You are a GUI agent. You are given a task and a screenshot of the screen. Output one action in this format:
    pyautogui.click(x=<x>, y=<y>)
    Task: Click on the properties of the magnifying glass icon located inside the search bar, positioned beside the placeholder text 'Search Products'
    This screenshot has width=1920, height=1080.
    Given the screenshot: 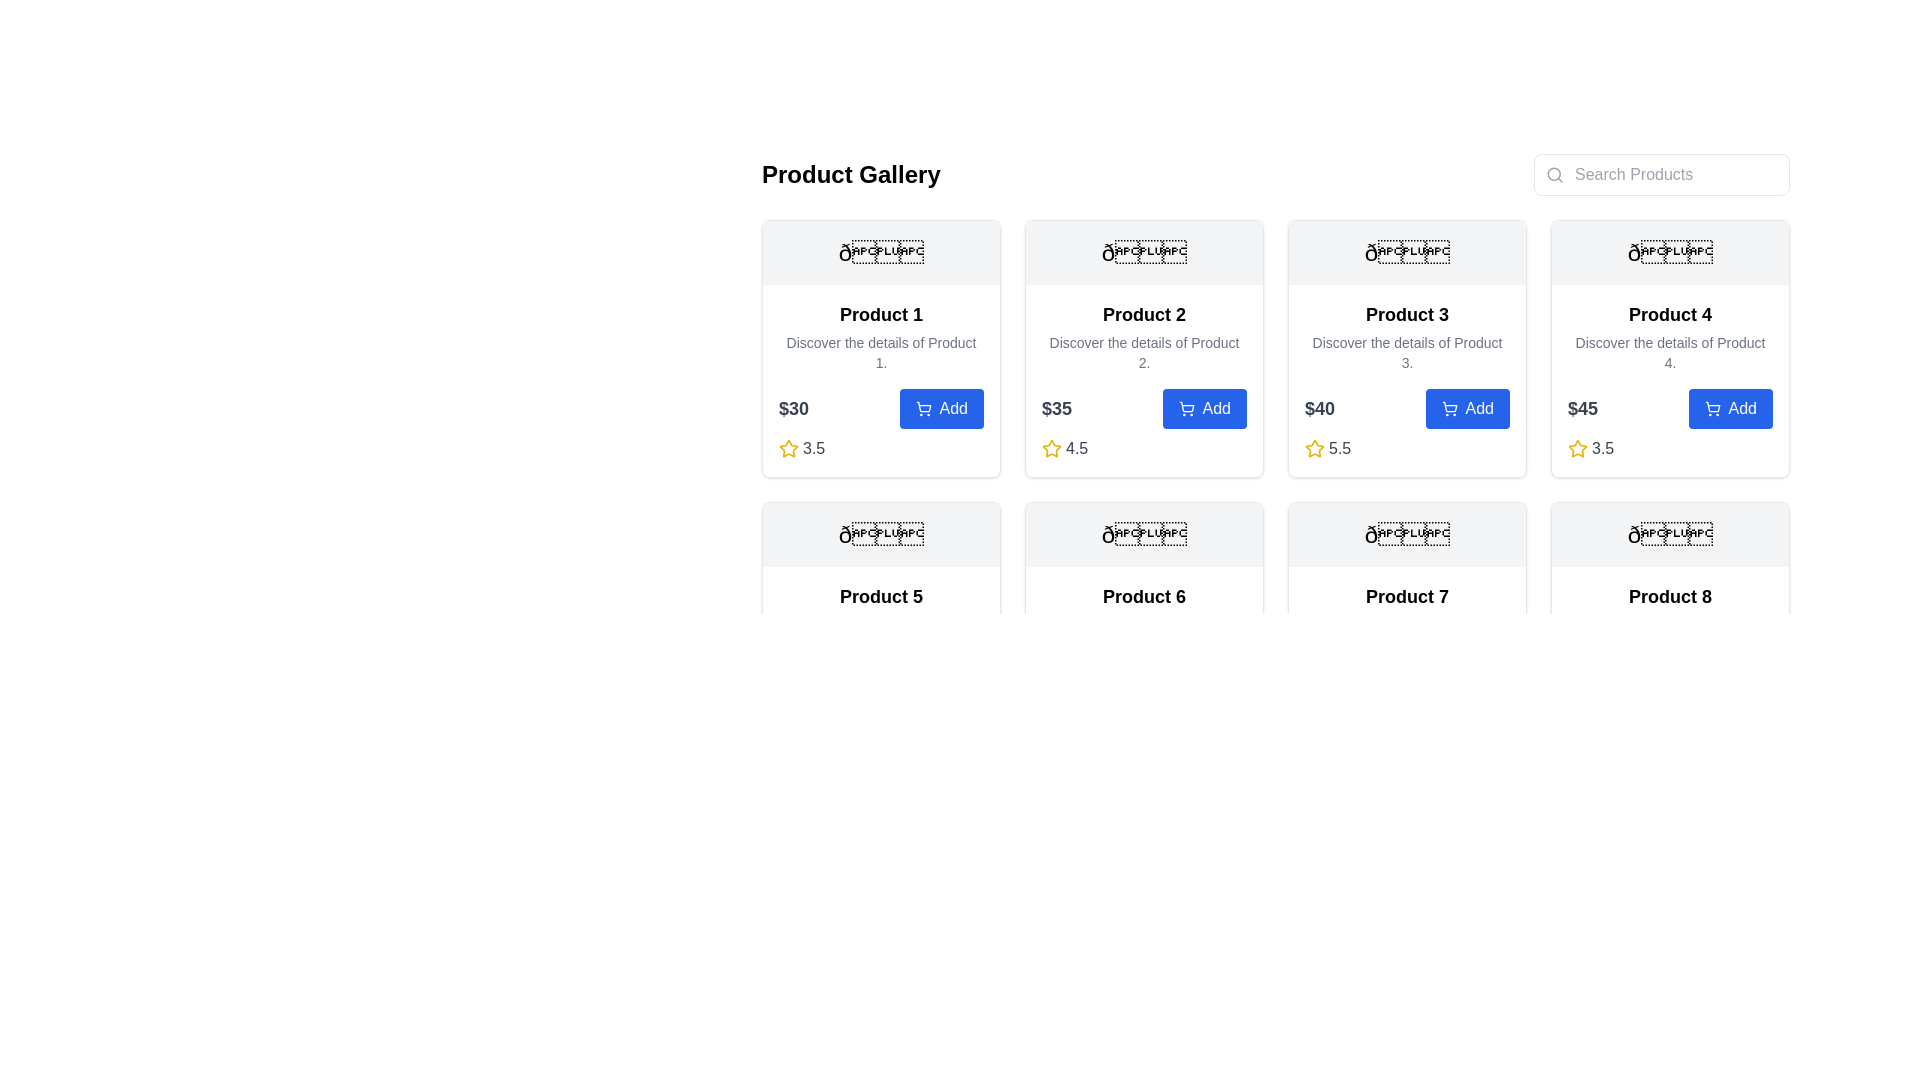 What is the action you would take?
    pyautogui.click(x=1554, y=173)
    